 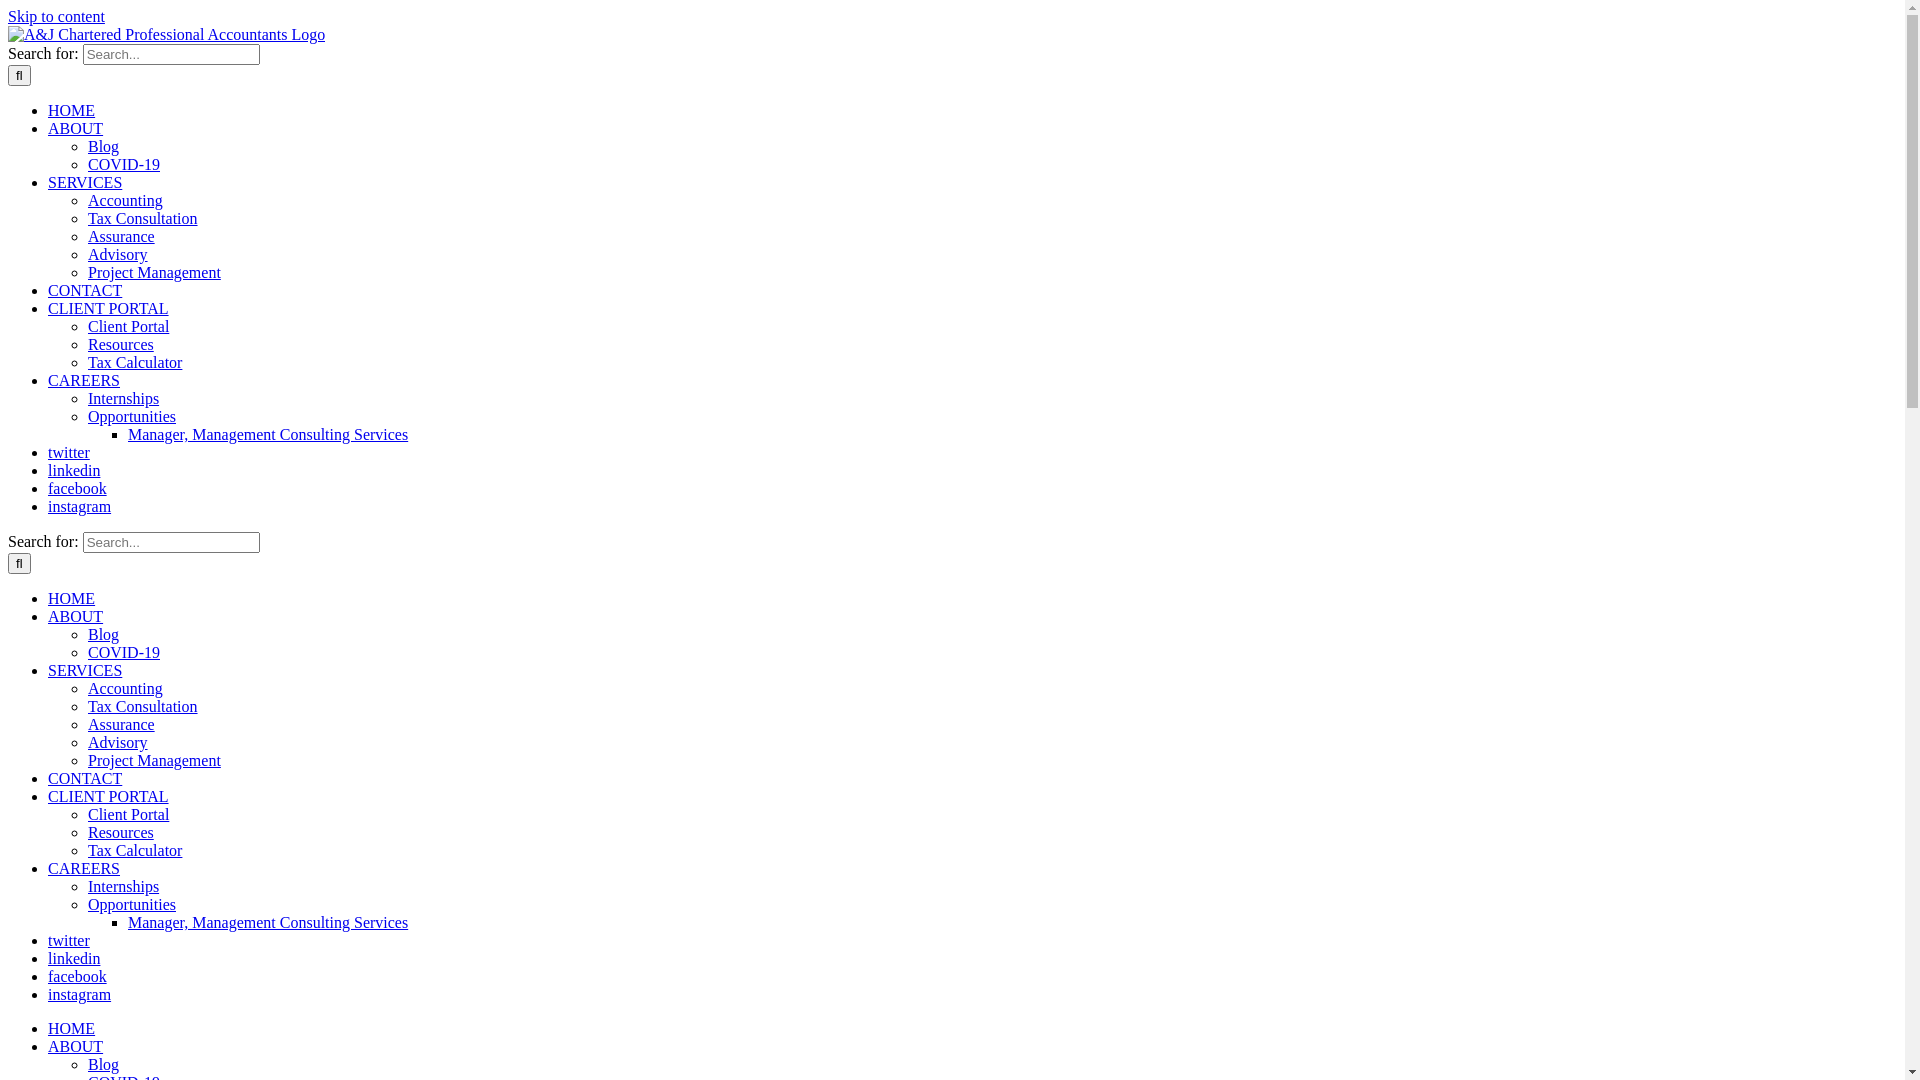 What do you see at coordinates (123, 163) in the screenshot?
I see `'COVID-19'` at bounding box center [123, 163].